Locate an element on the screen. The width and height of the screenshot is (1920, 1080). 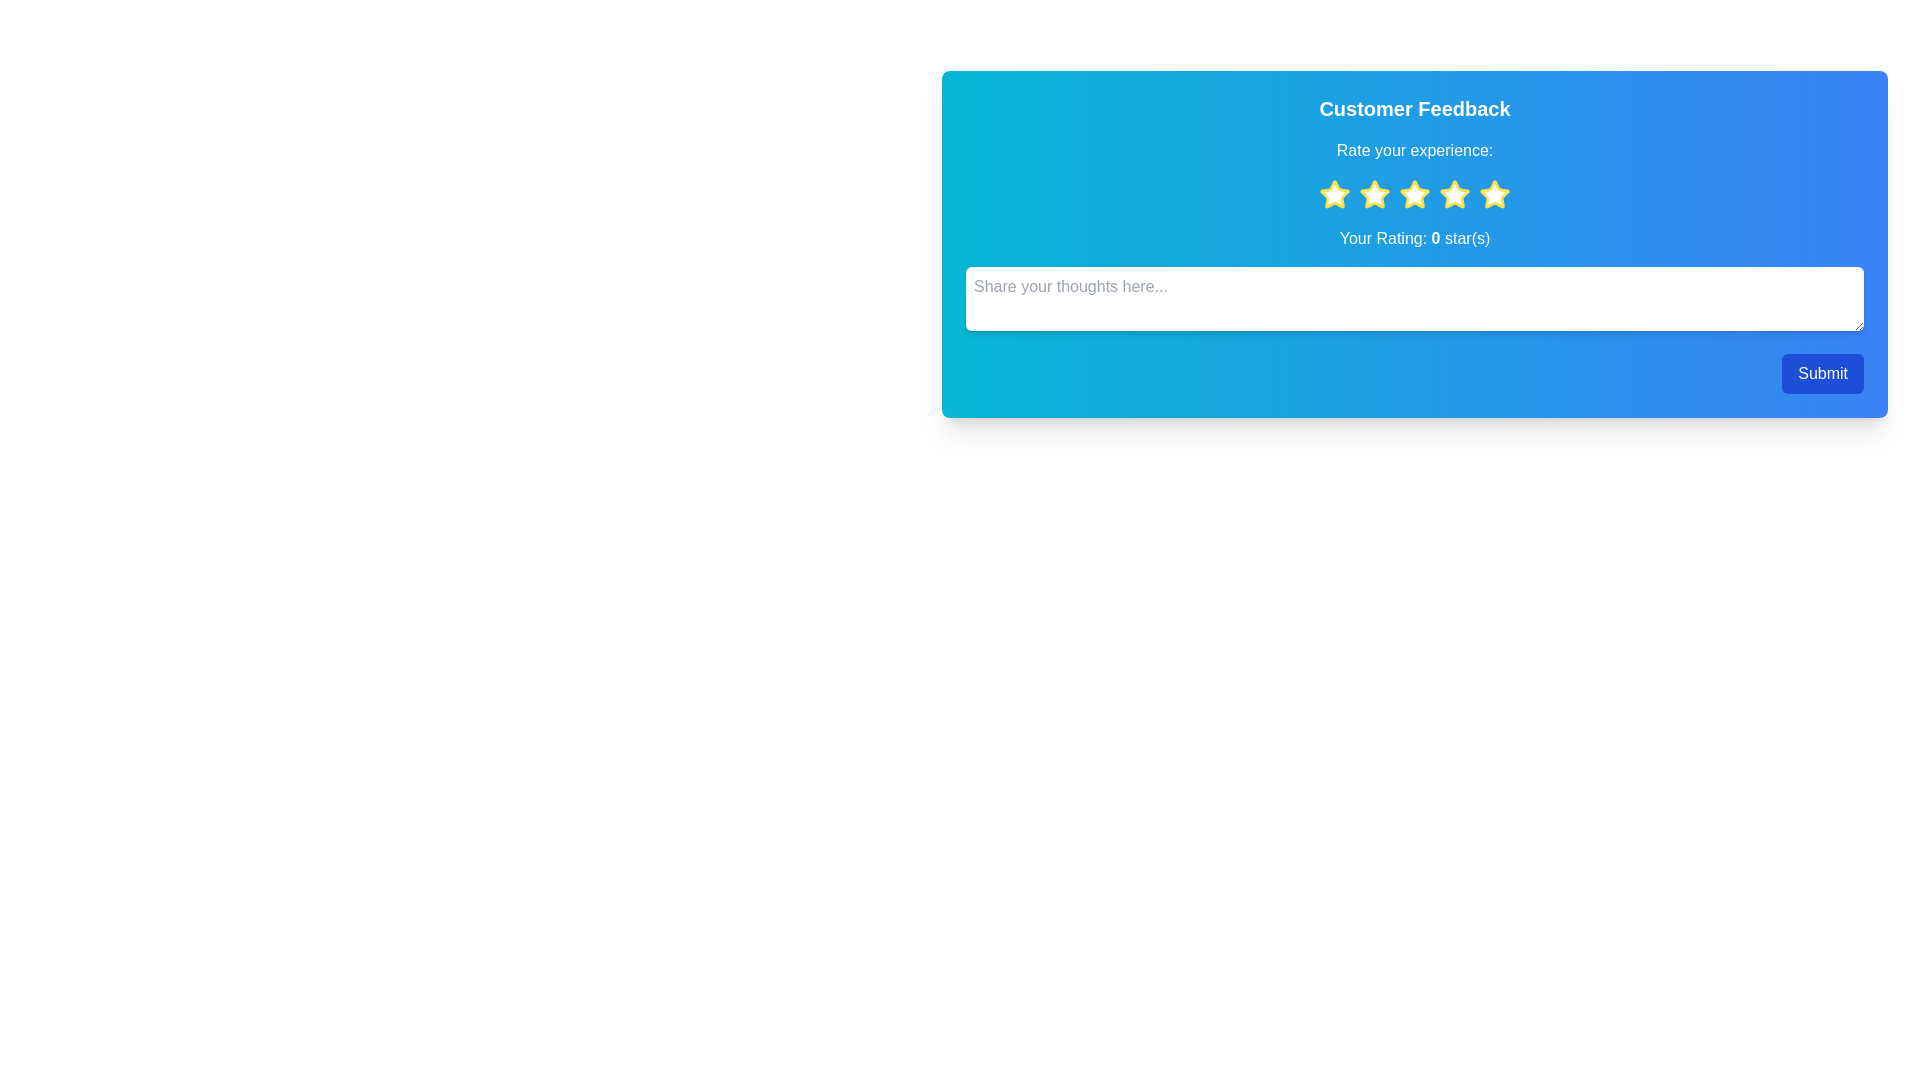
the star corresponding to the desired rating 2 is located at coordinates (1373, 195).